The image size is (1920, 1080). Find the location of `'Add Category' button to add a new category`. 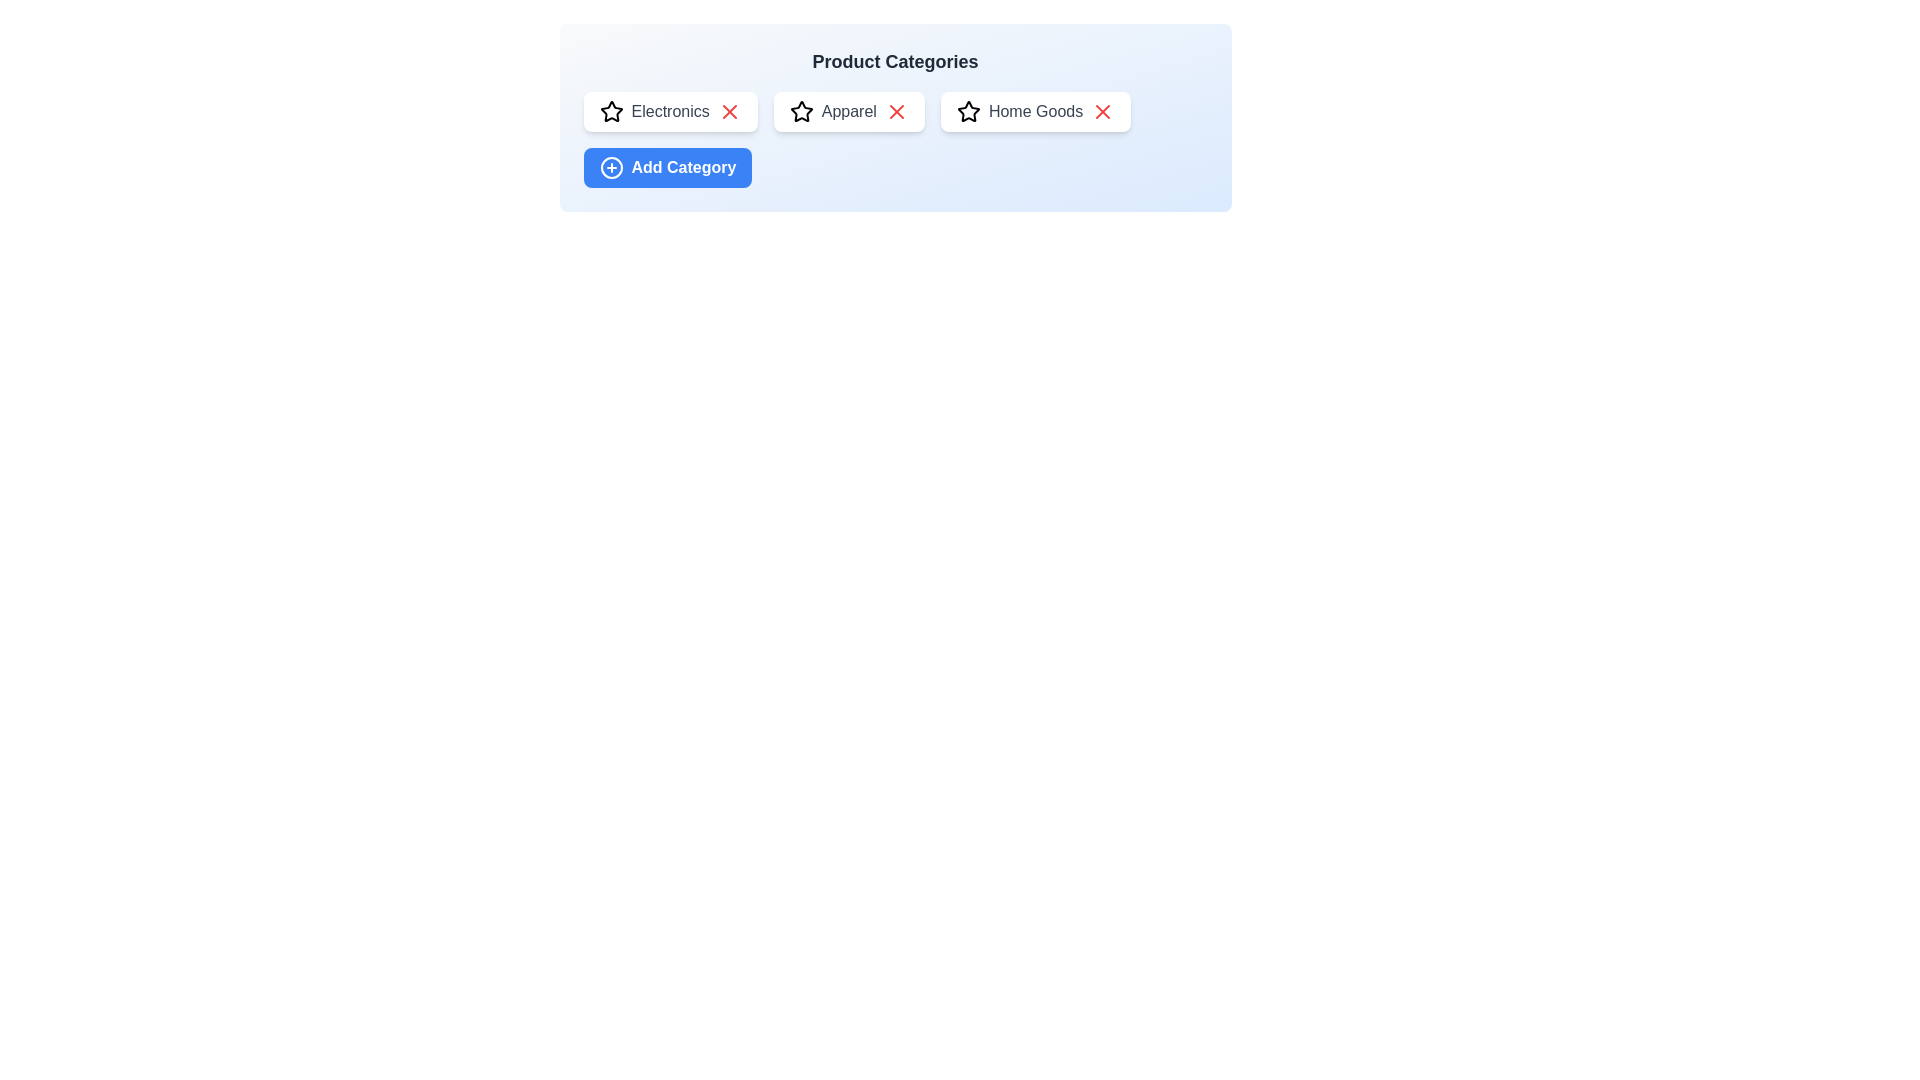

'Add Category' button to add a new category is located at coordinates (667, 167).